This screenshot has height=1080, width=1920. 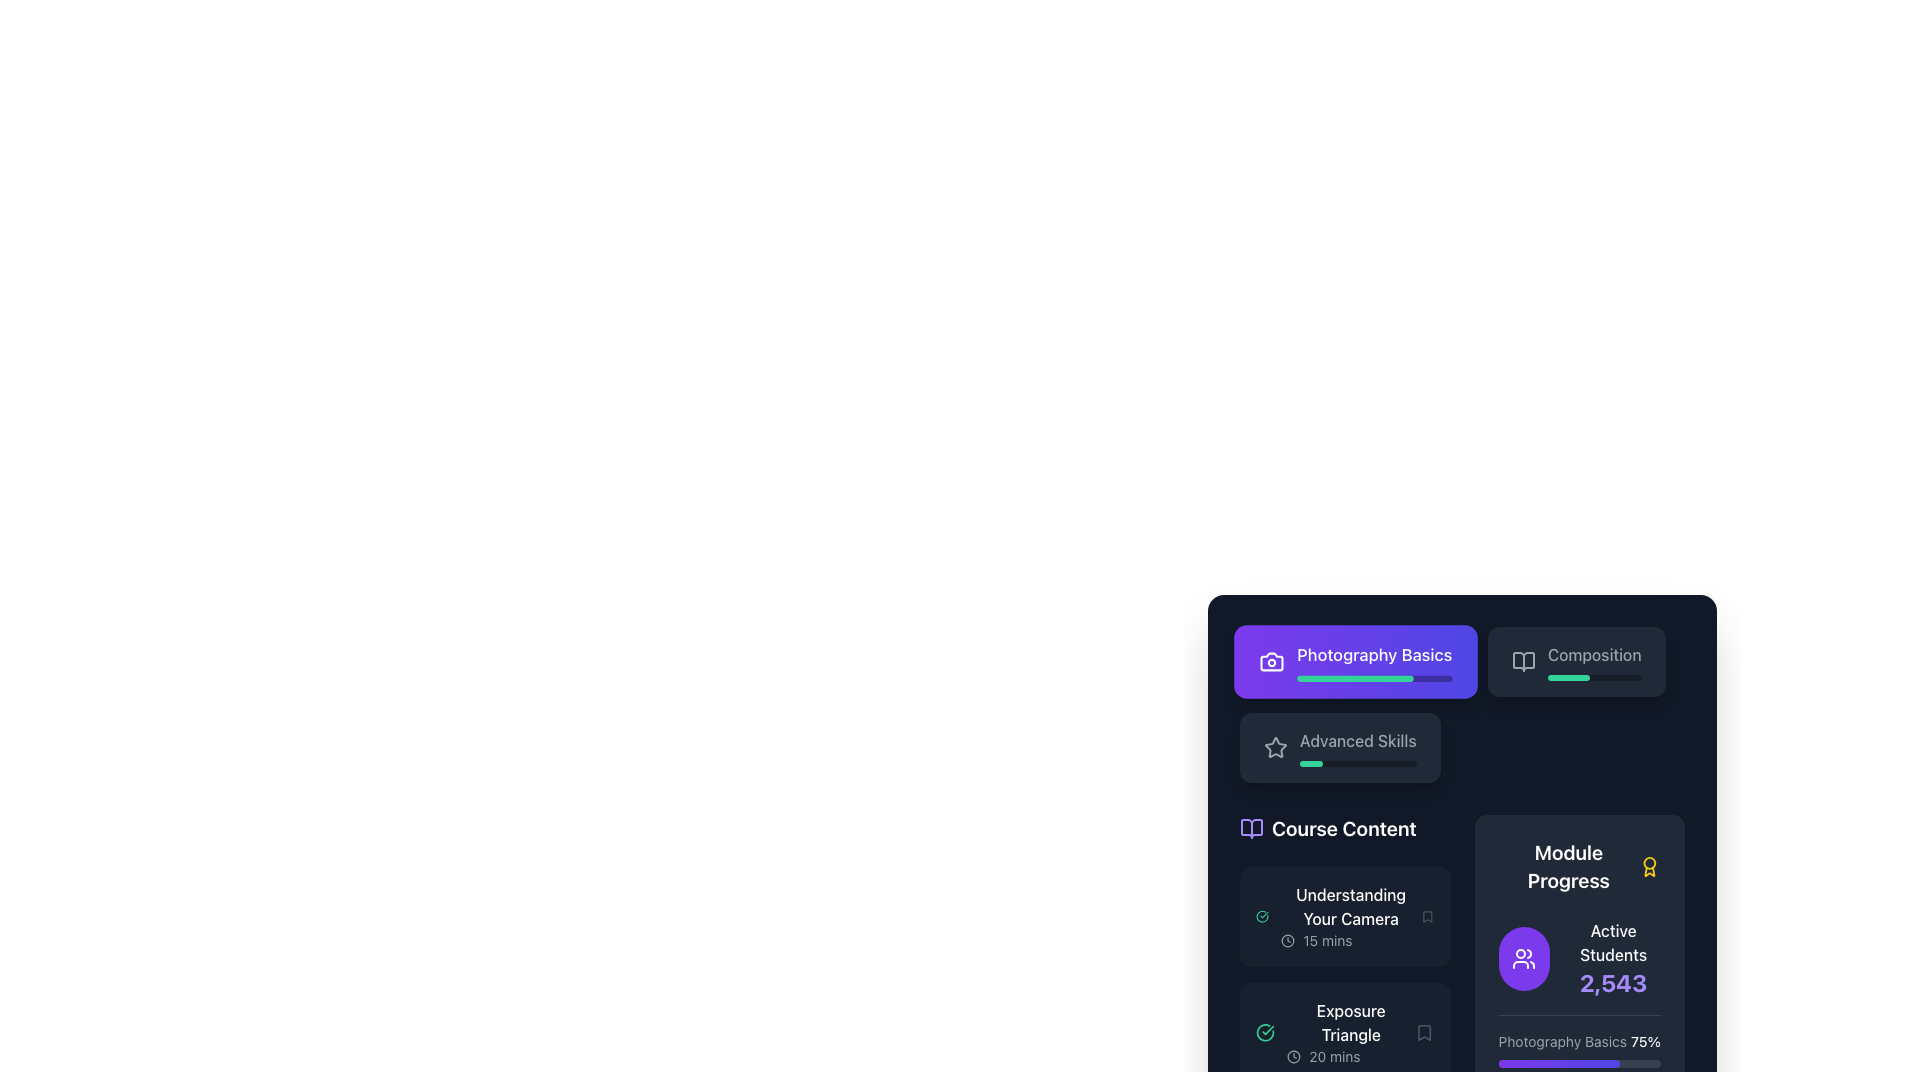 I want to click on the Informational display for 'Active Students', which features a purple circular icon with a white outline of two figures and the text 'Active Students' in white, along with the number '2,543' in bold violet hue, so click(x=1578, y=958).